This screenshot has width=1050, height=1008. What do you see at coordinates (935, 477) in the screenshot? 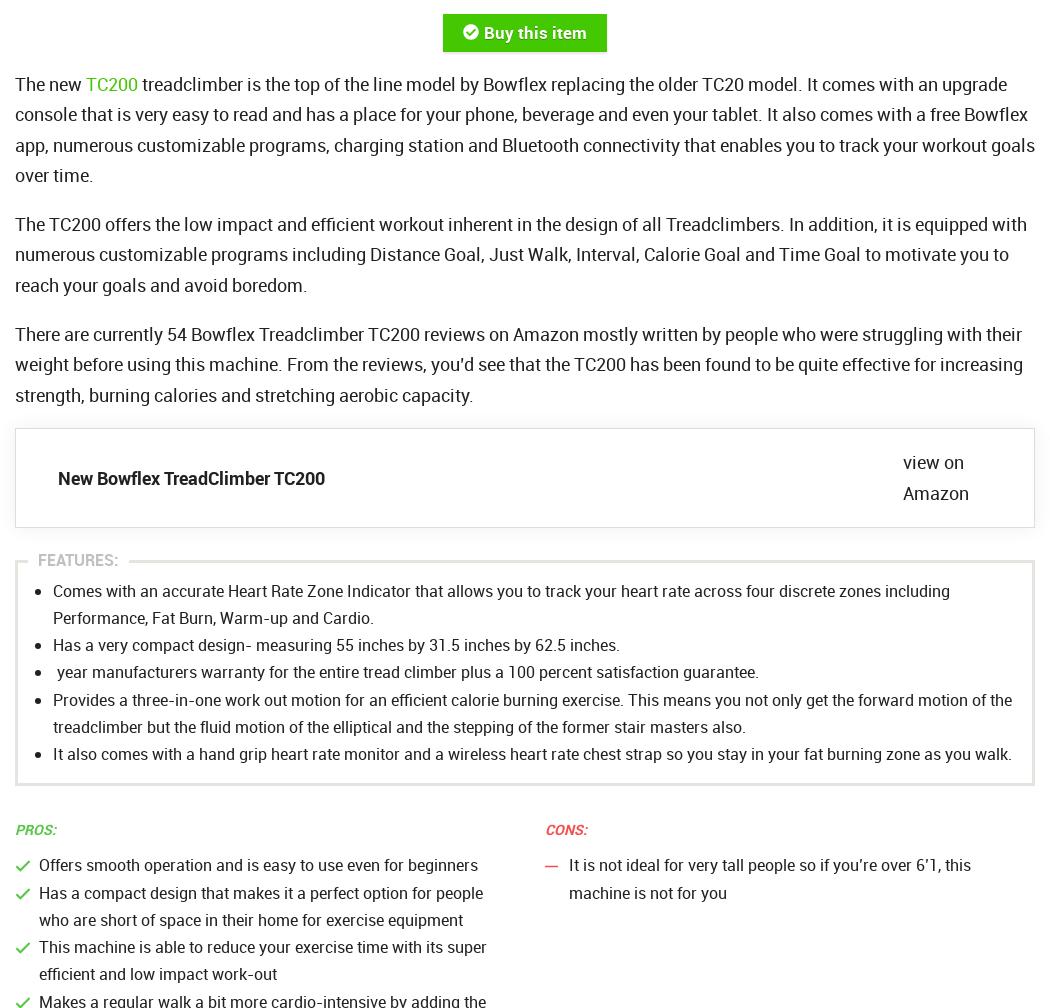
I see `'view on Amazon'` at bounding box center [935, 477].